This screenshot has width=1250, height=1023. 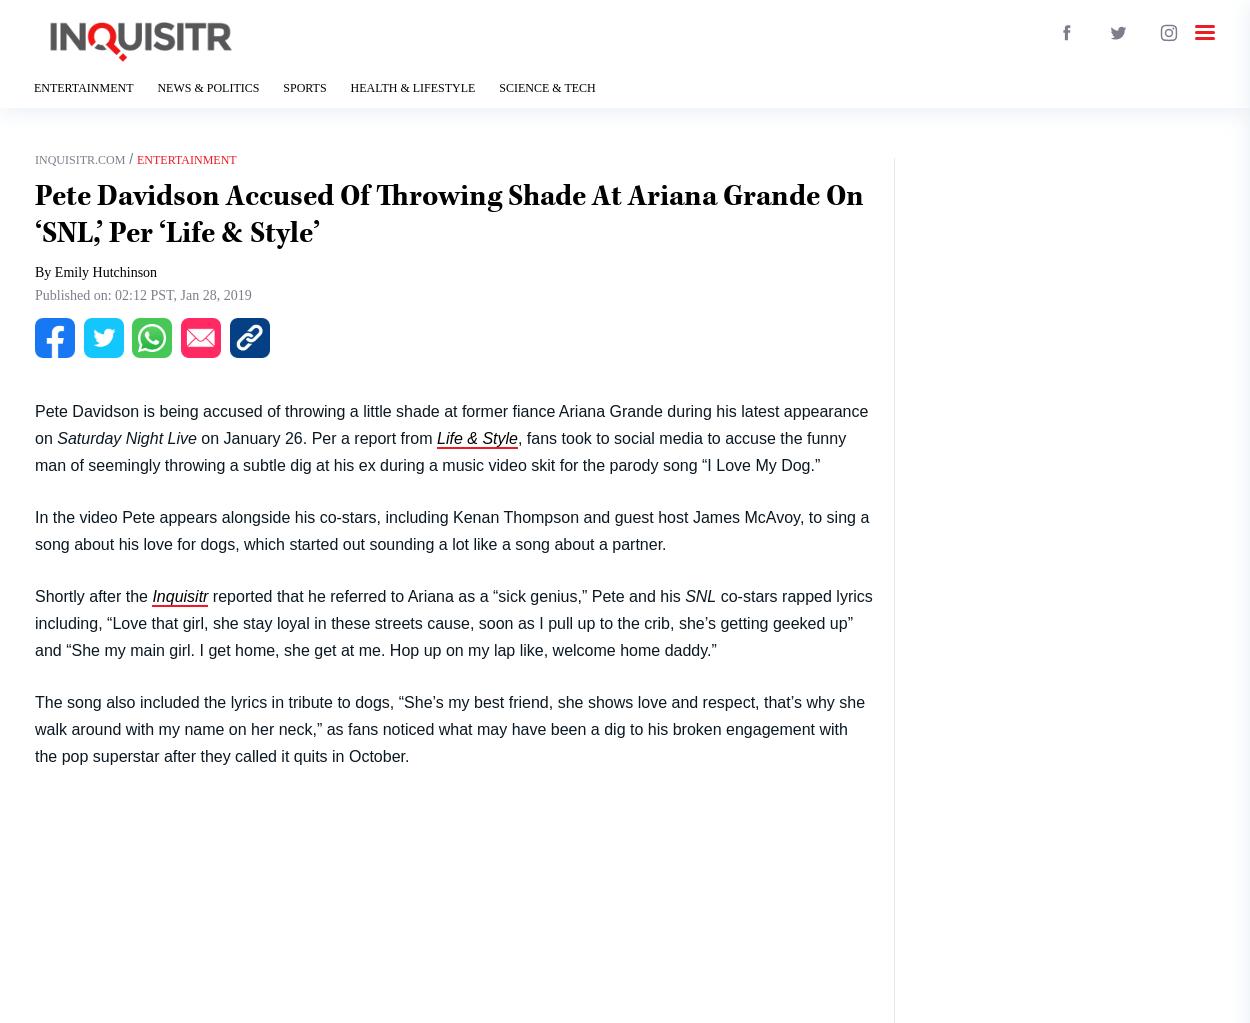 I want to click on 'Saturday Night Live', so click(x=126, y=436).